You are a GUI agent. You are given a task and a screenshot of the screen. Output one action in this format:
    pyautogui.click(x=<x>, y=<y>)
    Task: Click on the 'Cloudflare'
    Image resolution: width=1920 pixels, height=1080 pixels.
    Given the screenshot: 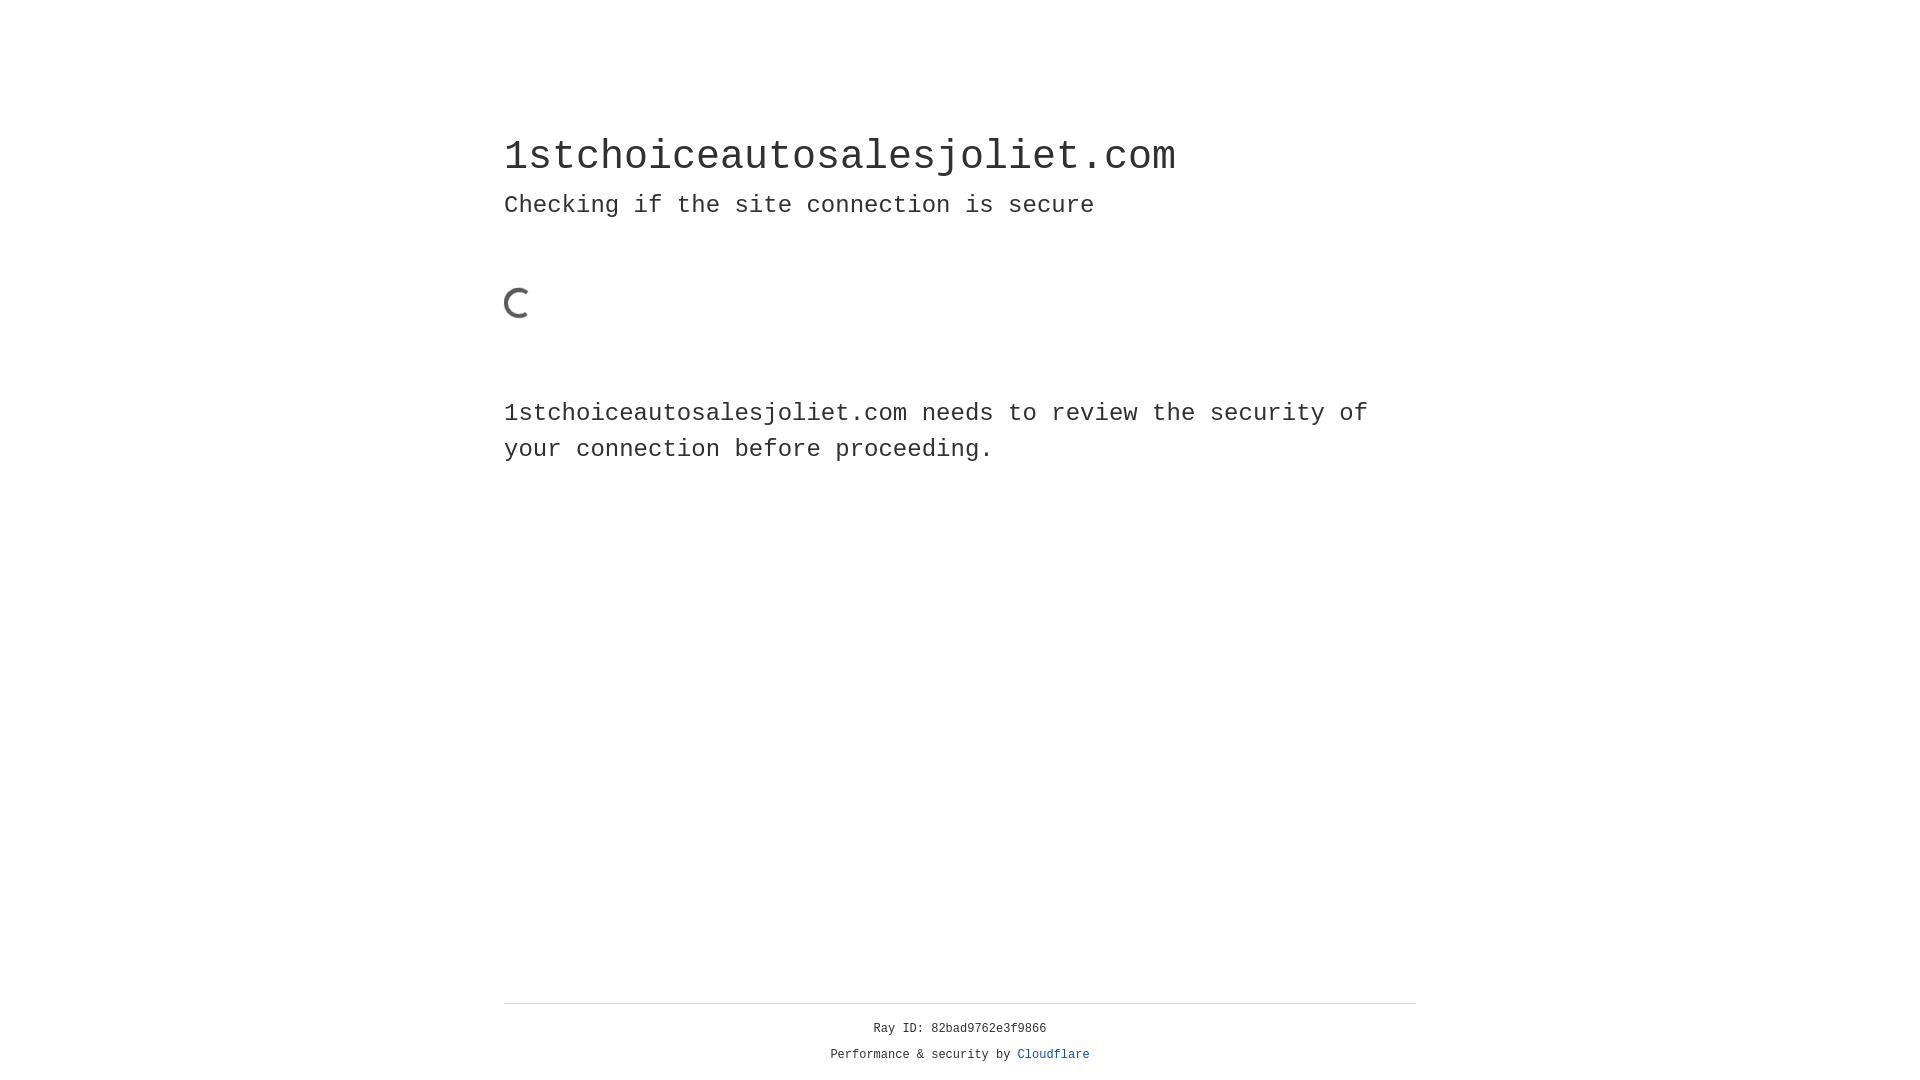 What is the action you would take?
    pyautogui.click(x=1053, y=1054)
    